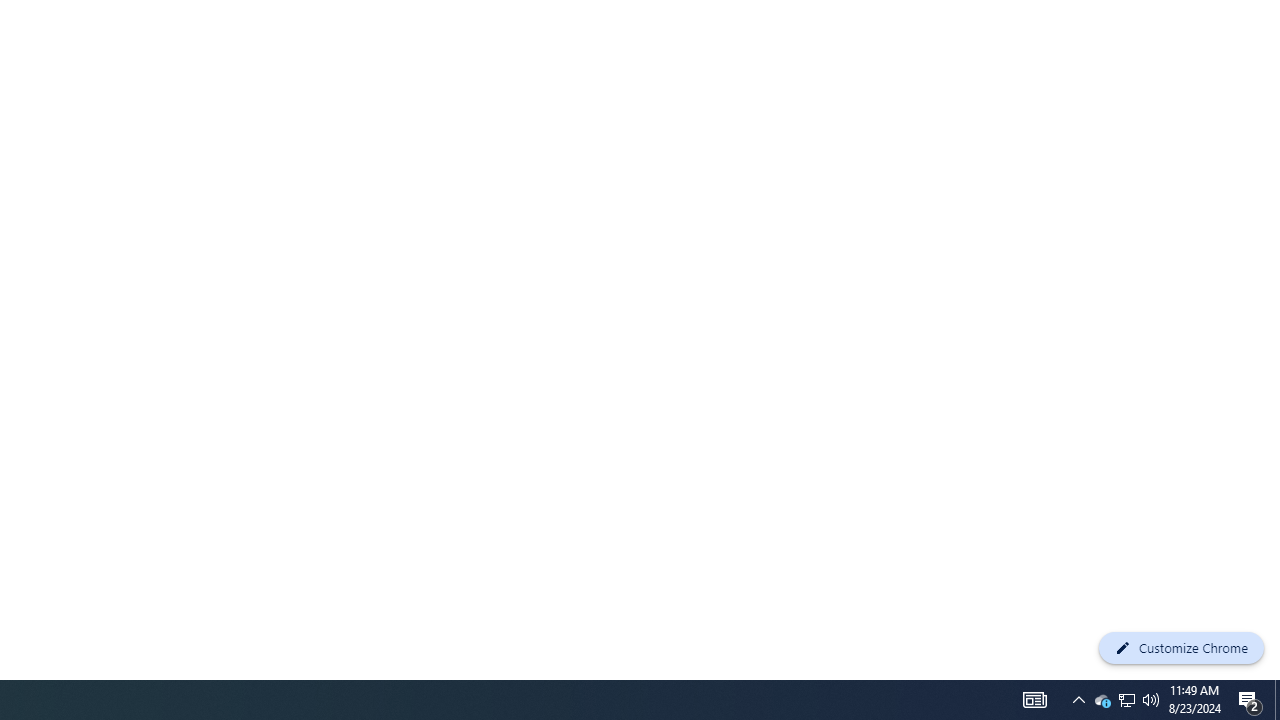 The image size is (1280, 720). I want to click on 'Customize Chrome', so click(1181, 648).